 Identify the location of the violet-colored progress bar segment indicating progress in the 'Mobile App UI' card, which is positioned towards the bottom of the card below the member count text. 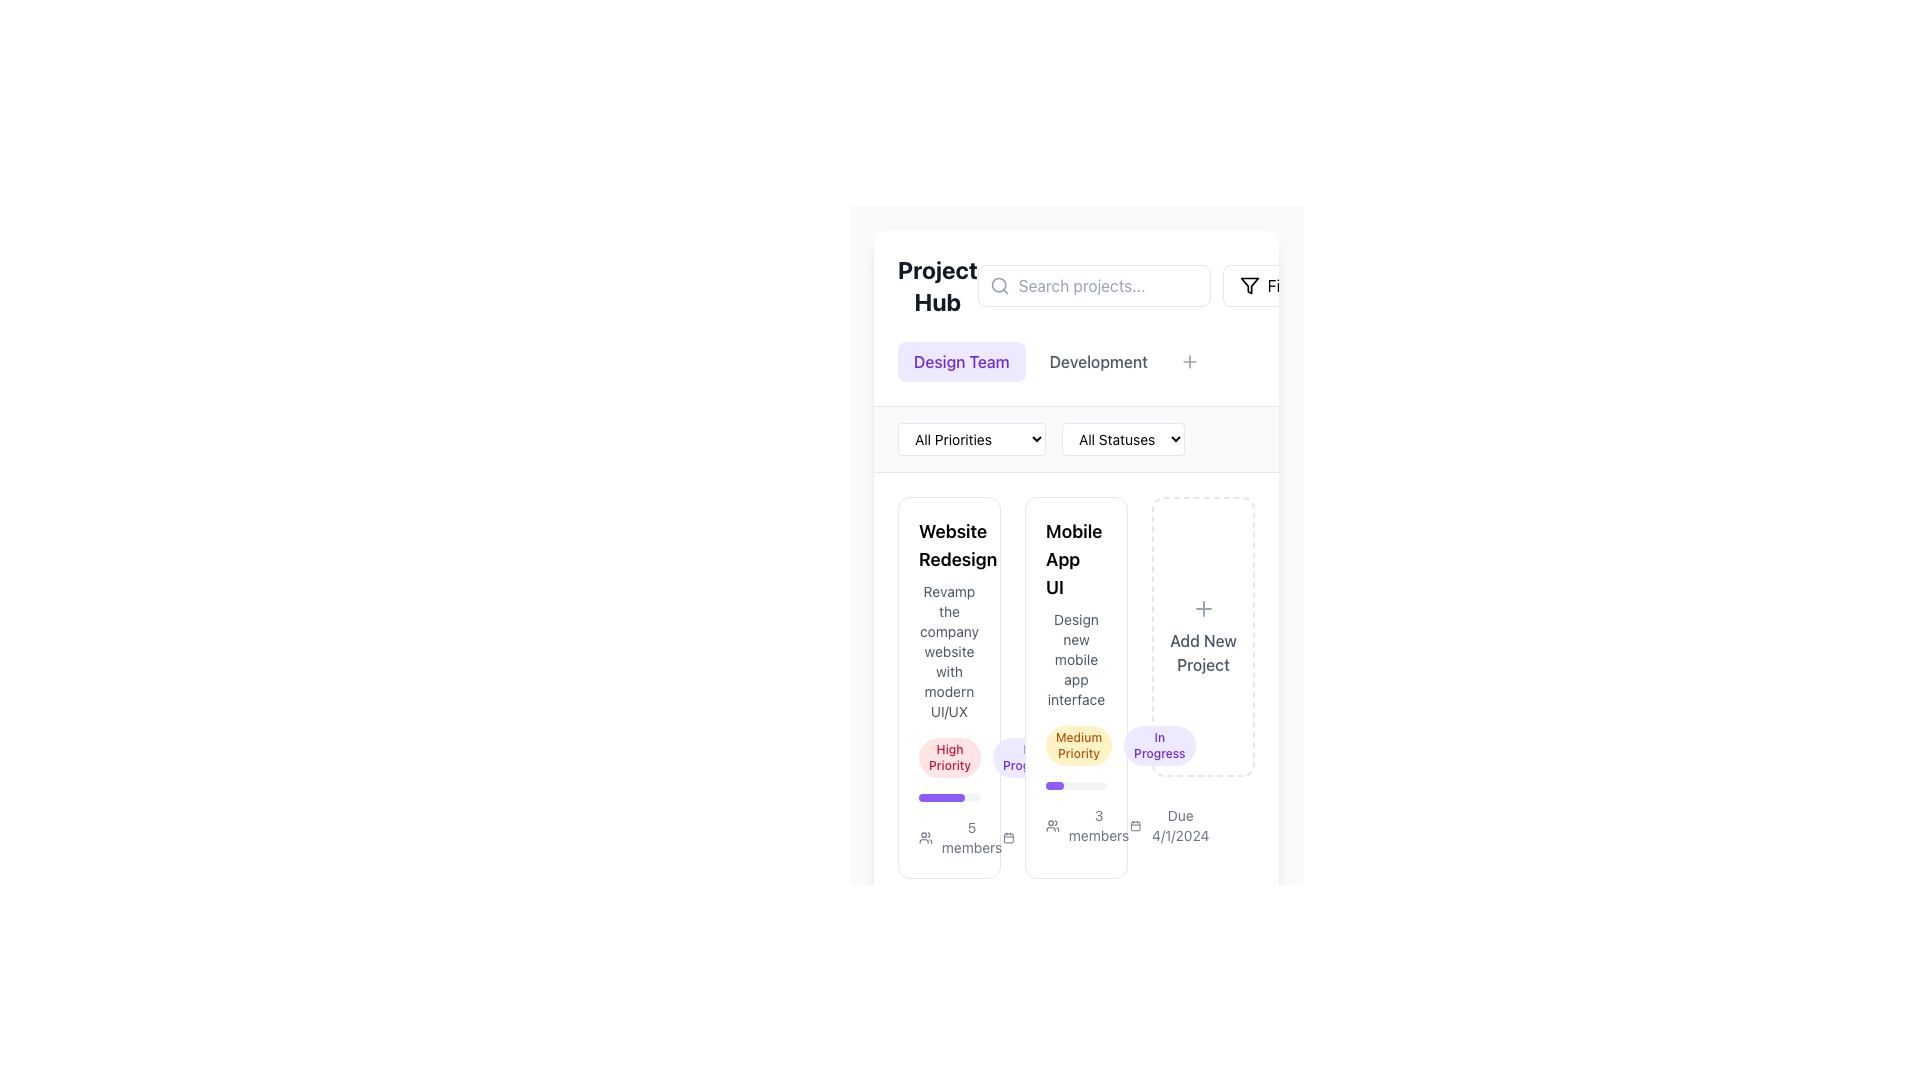
(1054, 785).